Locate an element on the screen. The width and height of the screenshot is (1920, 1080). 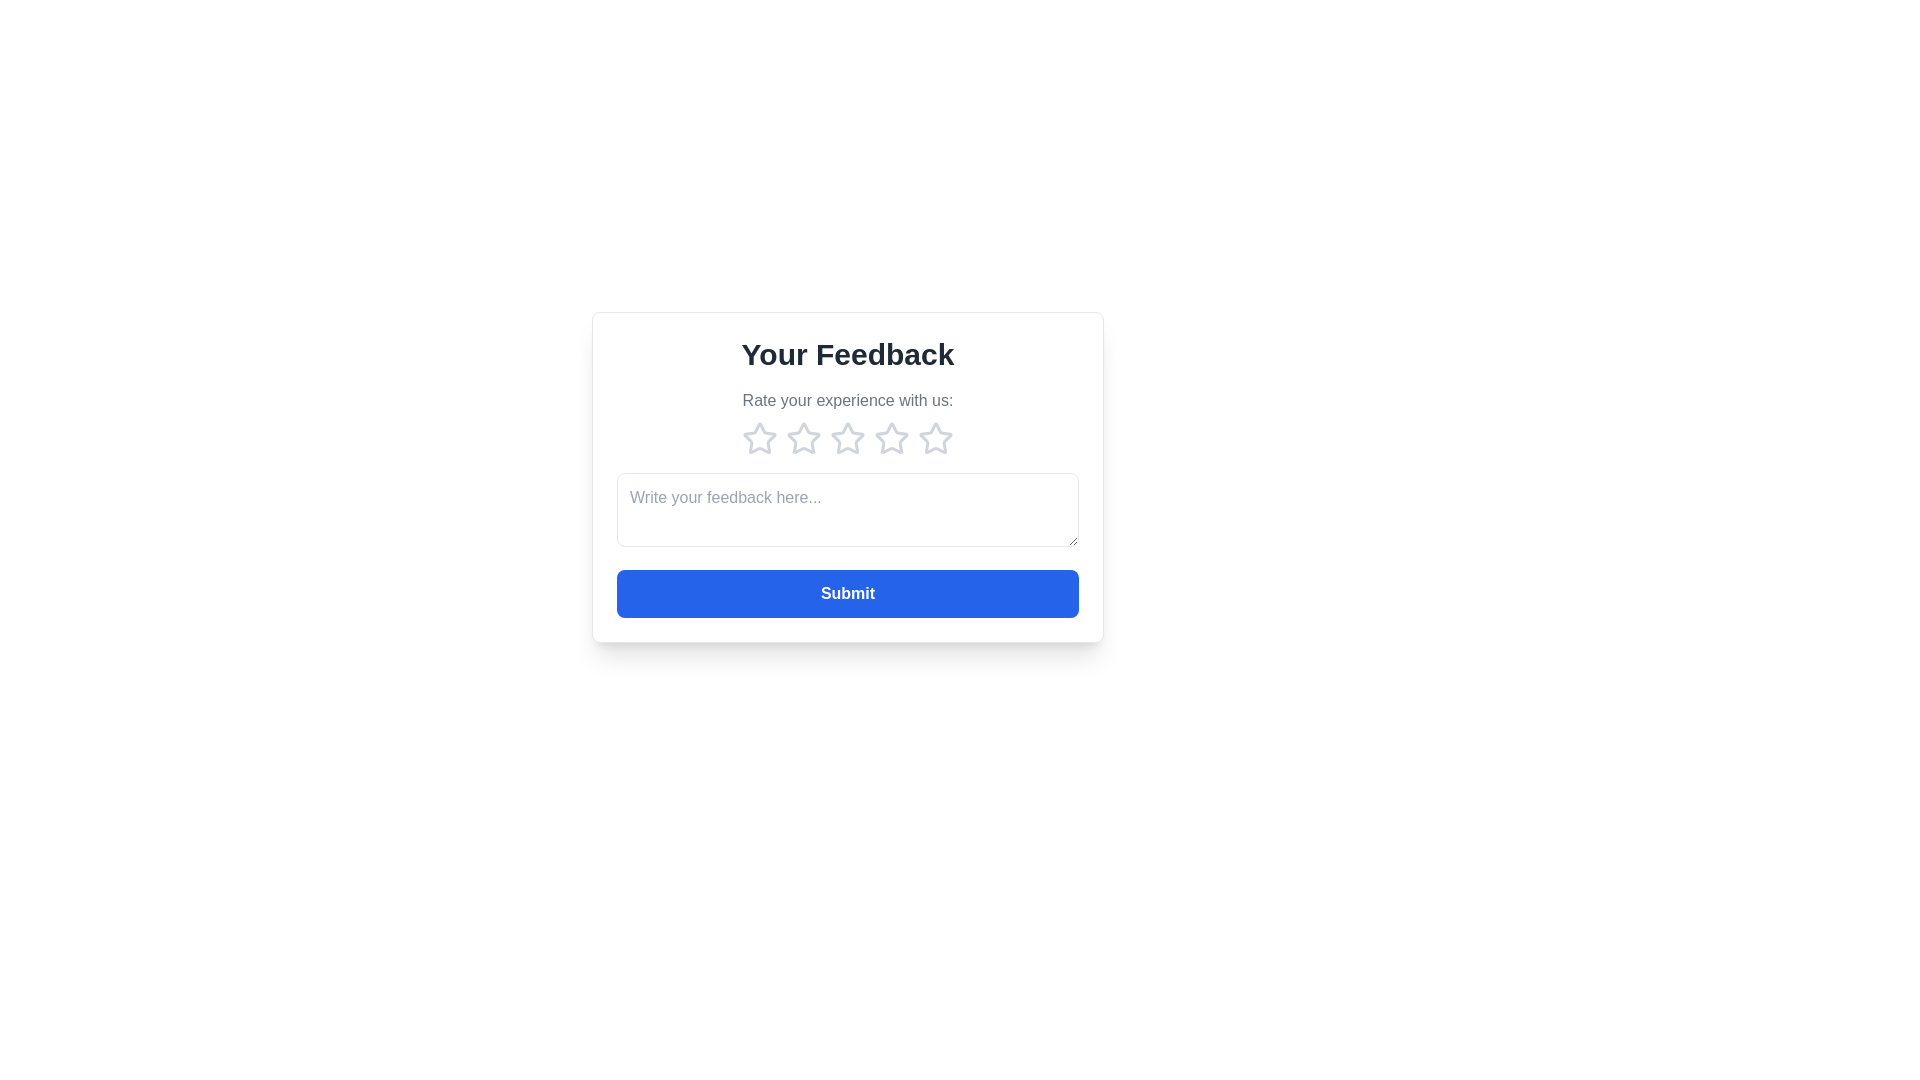
the star corresponding to 5 to preview the rating is located at coordinates (935, 438).